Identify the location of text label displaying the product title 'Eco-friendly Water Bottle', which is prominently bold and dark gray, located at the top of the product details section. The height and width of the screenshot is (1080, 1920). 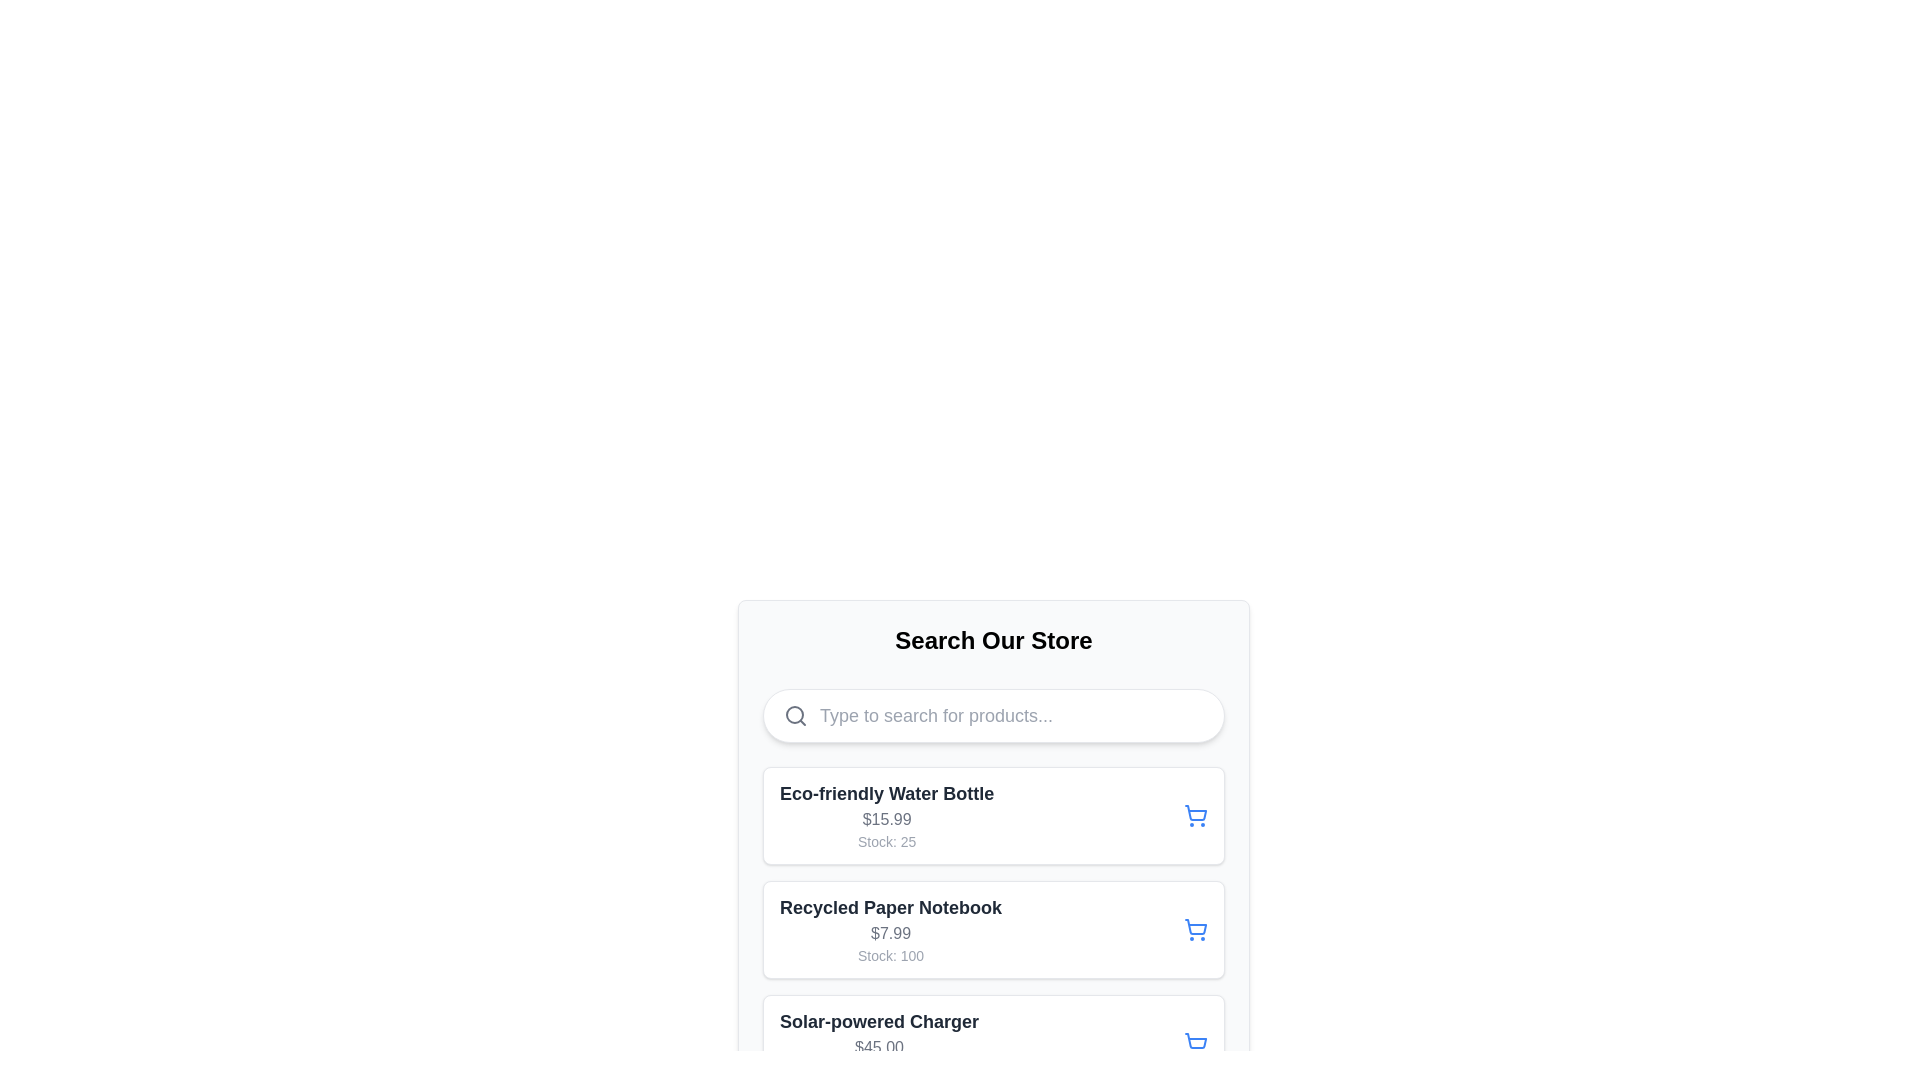
(886, 793).